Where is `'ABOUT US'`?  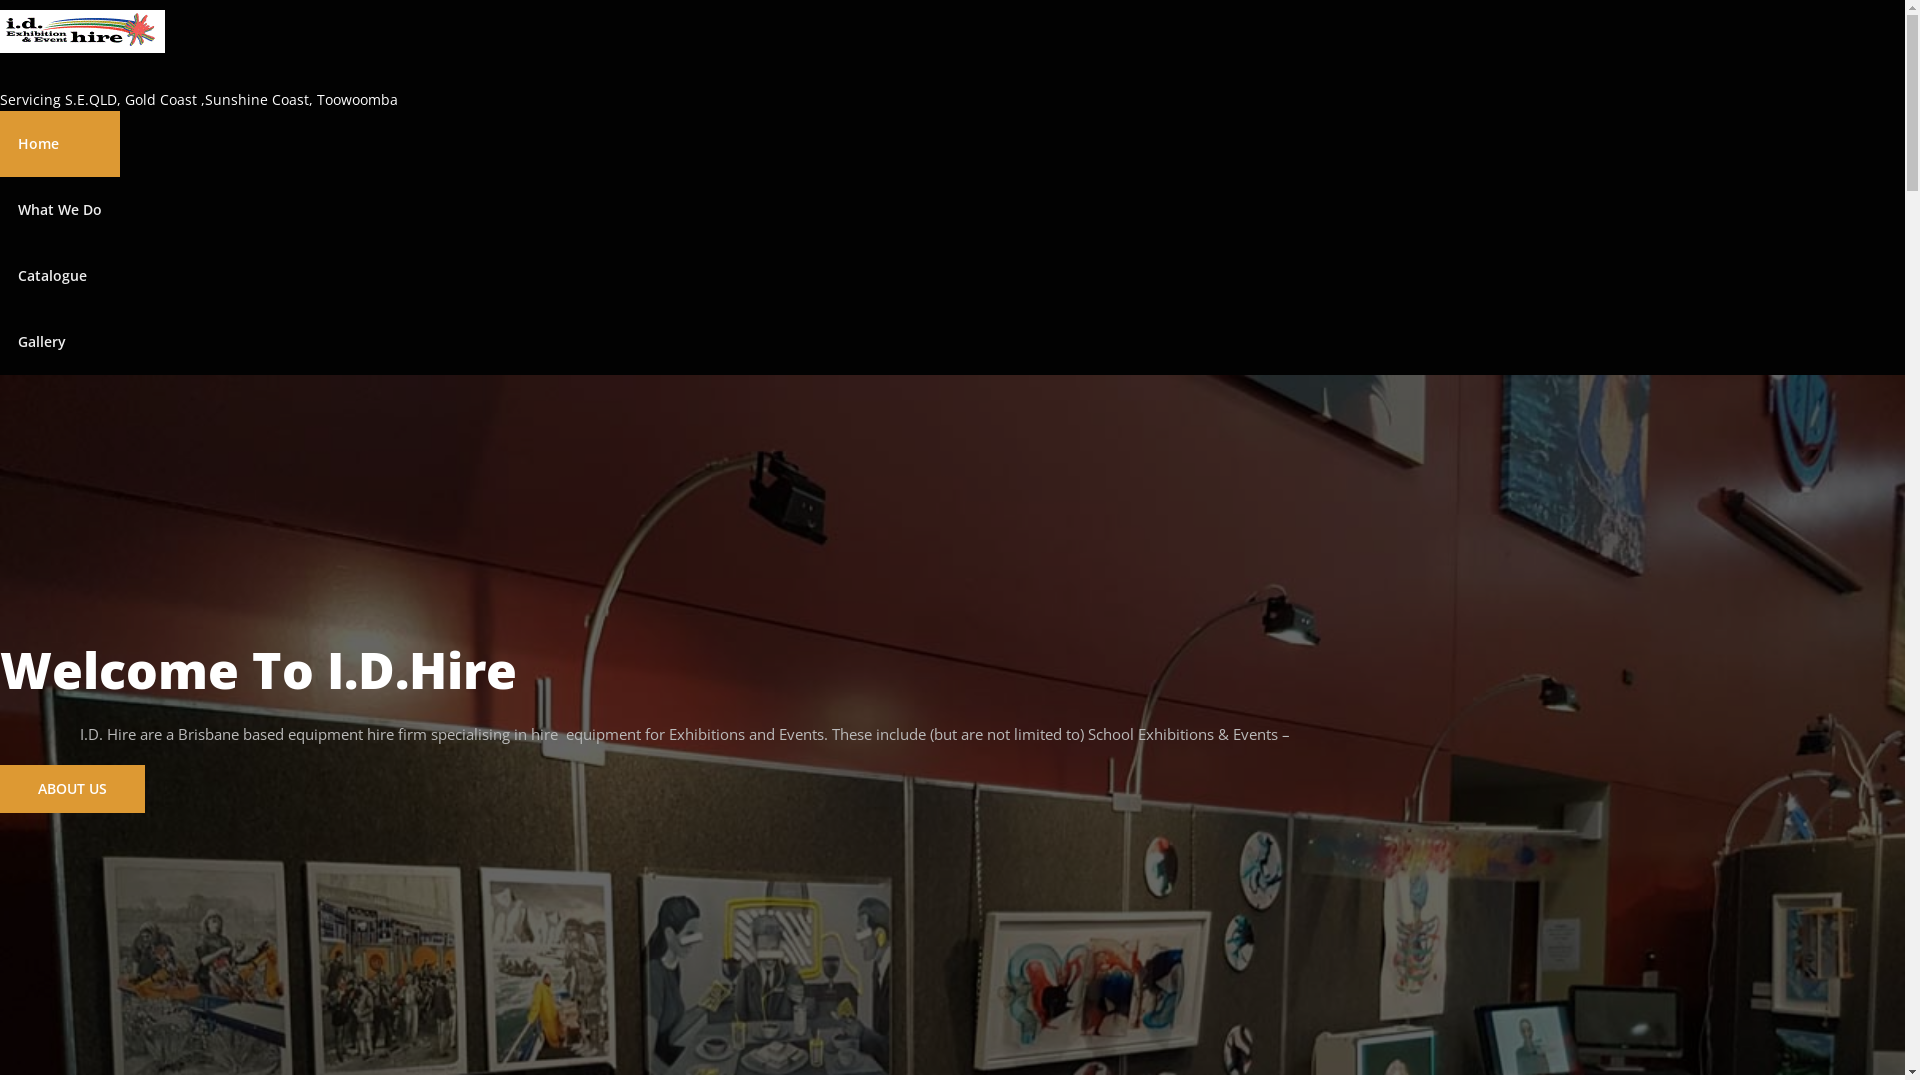 'ABOUT US' is located at coordinates (72, 786).